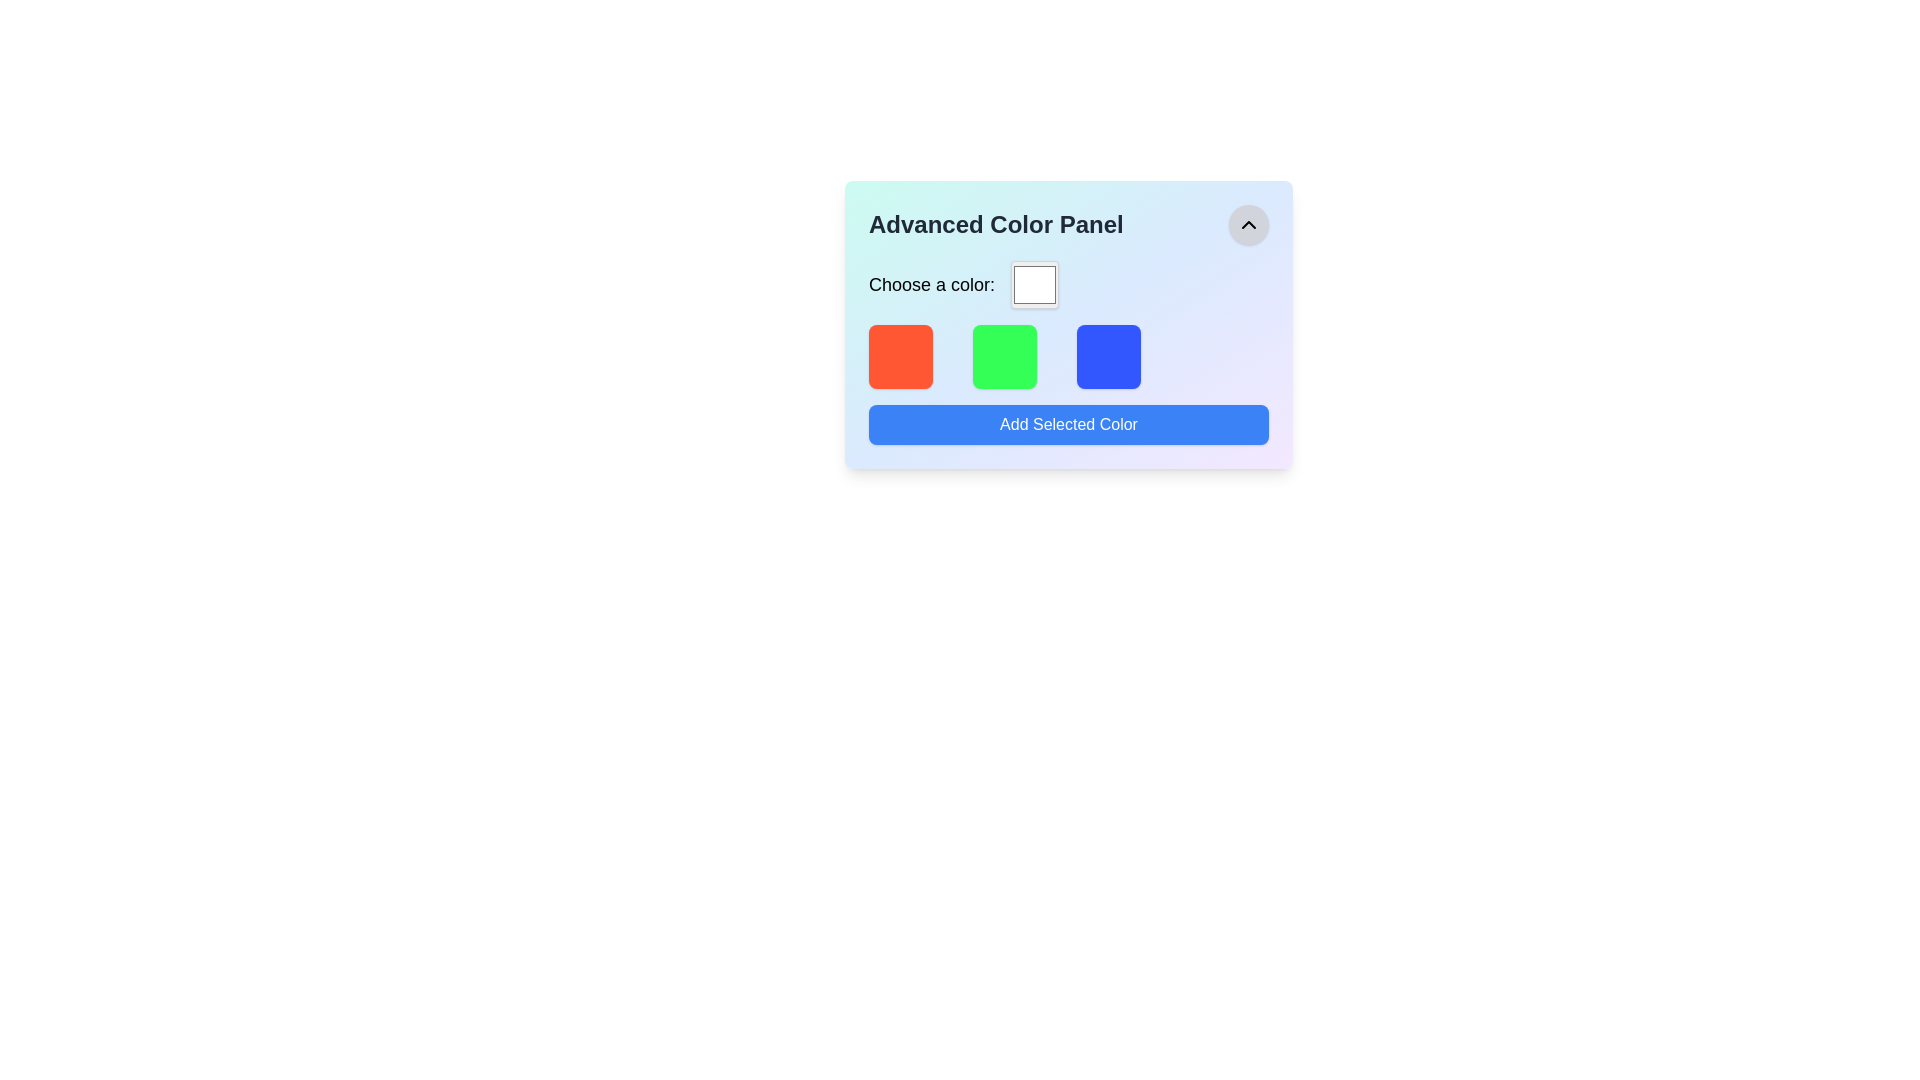 The image size is (1920, 1080). I want to click on the second green square with rounded corners and a shadow effect in a row of four squares, so click(1004, 356).